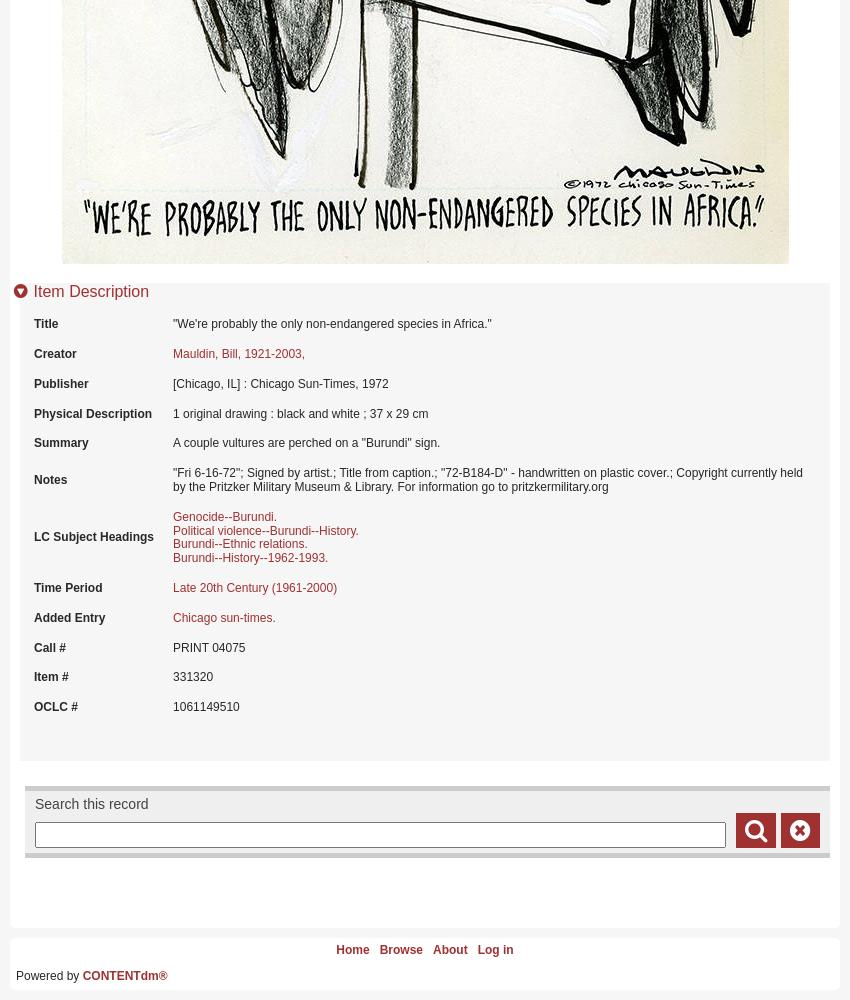 Image resolution: width=850 pixels, height=1000 pixels. What do you see at coordinates (61, 442) in the screenshot?
I see `'Summary'` at bounding box center [61, 442].